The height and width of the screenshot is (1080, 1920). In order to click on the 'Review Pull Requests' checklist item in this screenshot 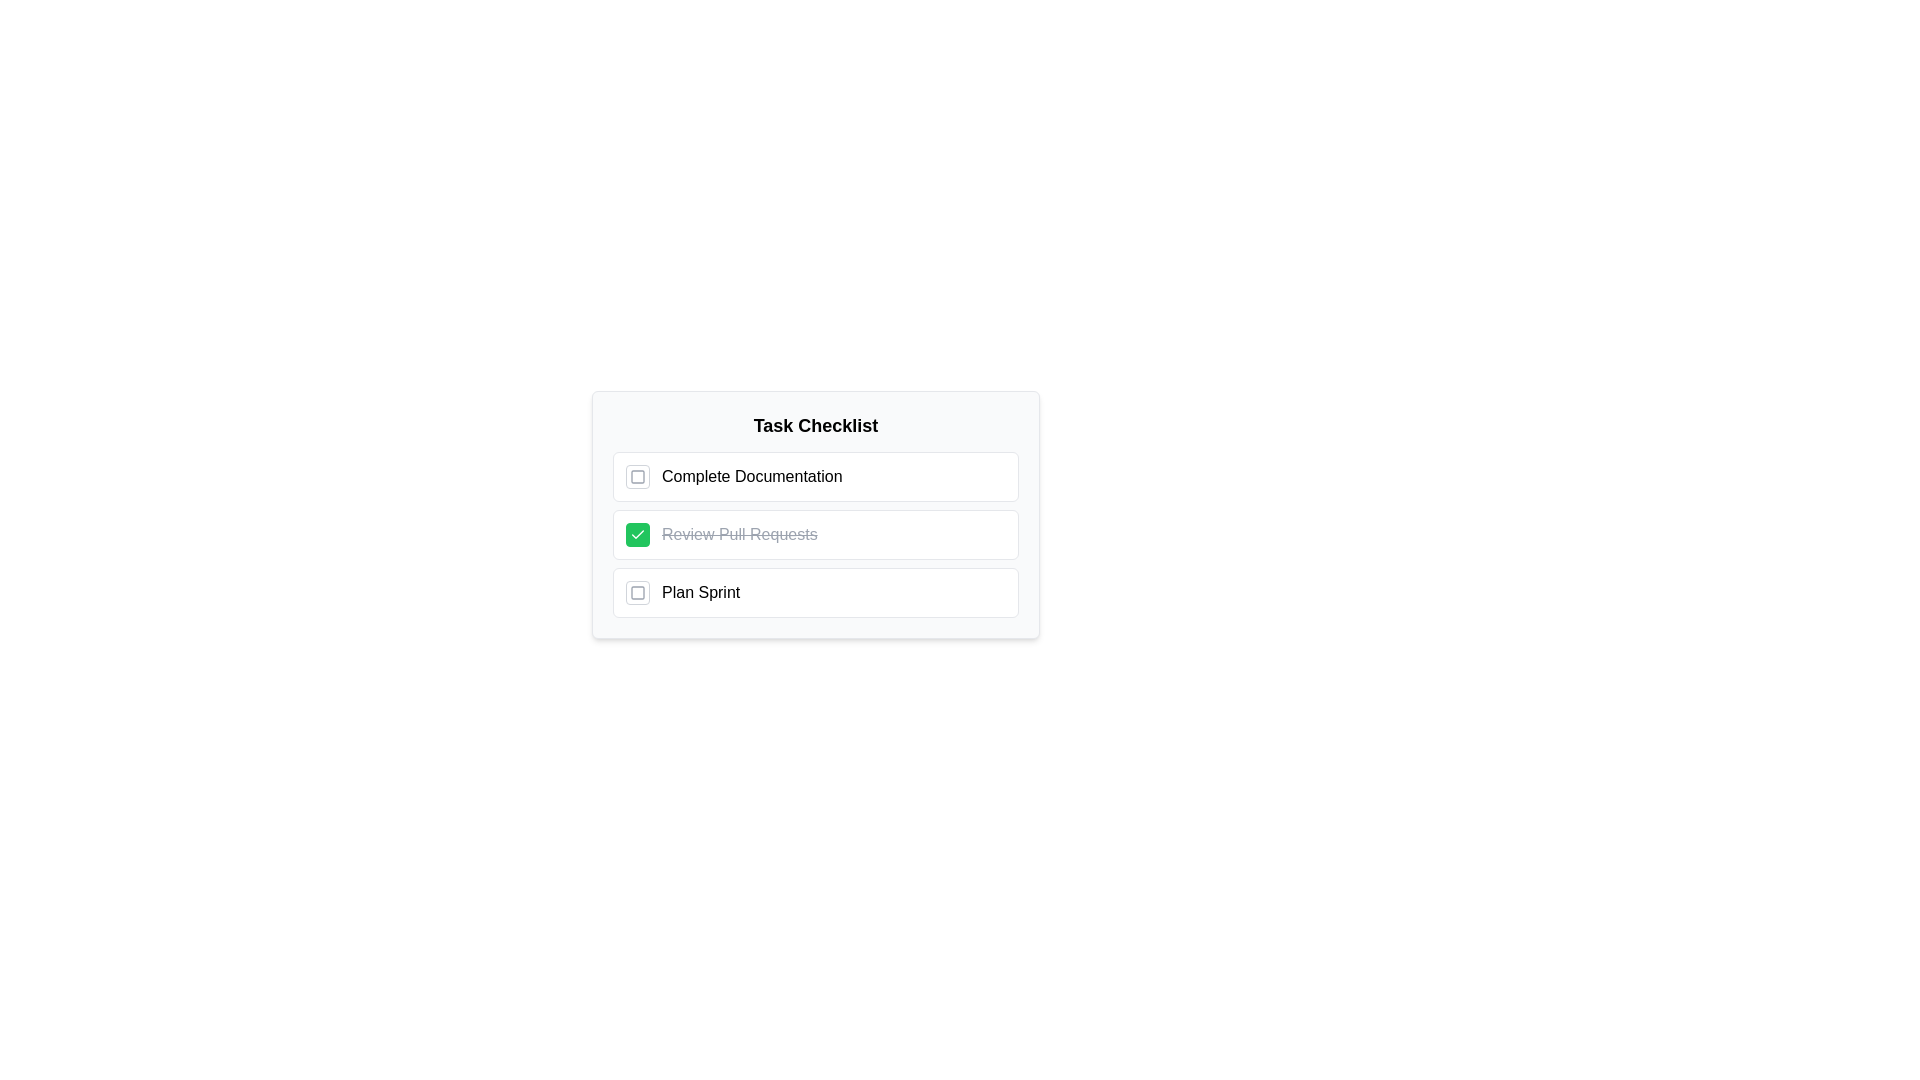, I will do `click(816, 514)`.